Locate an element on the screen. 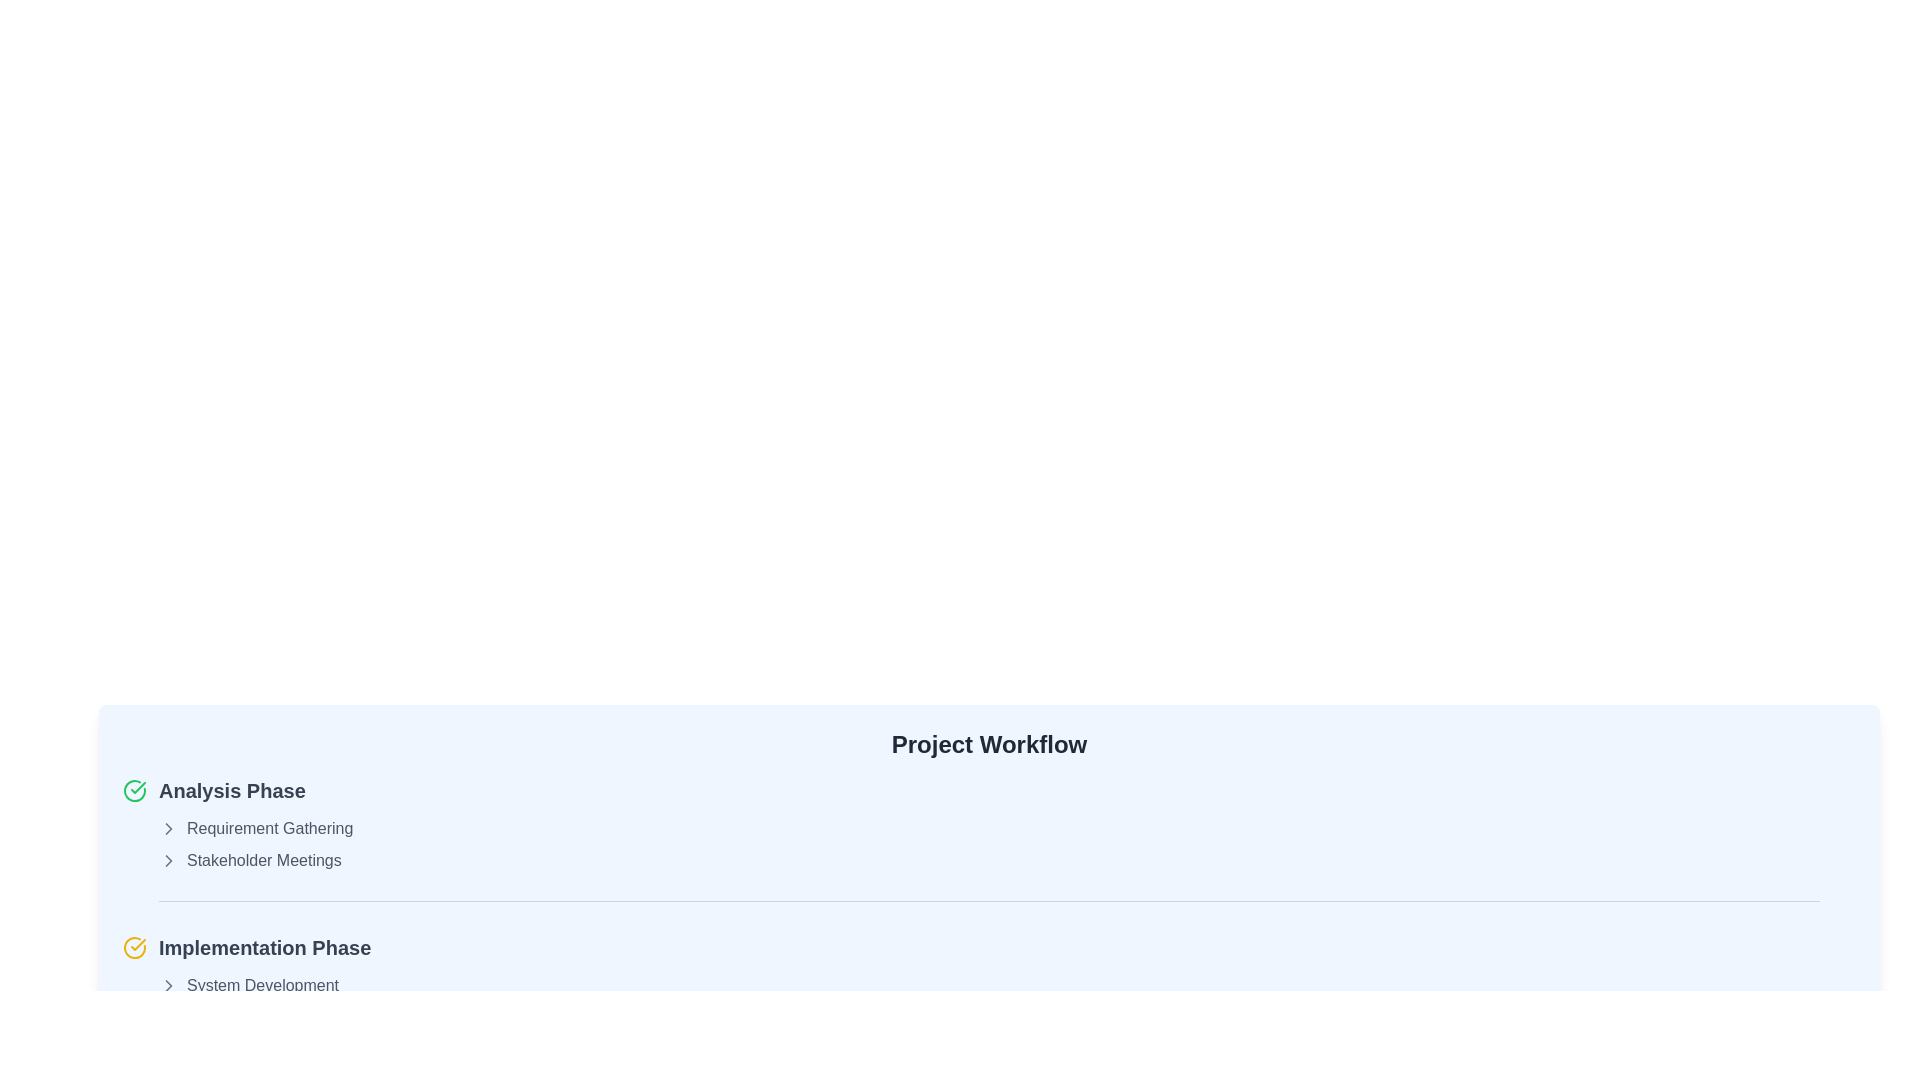  the chevron icon, which is a minimalist arrow-shaped icon pointing to the right, located in the lower section of the interface is located at coordinates (168, 985).